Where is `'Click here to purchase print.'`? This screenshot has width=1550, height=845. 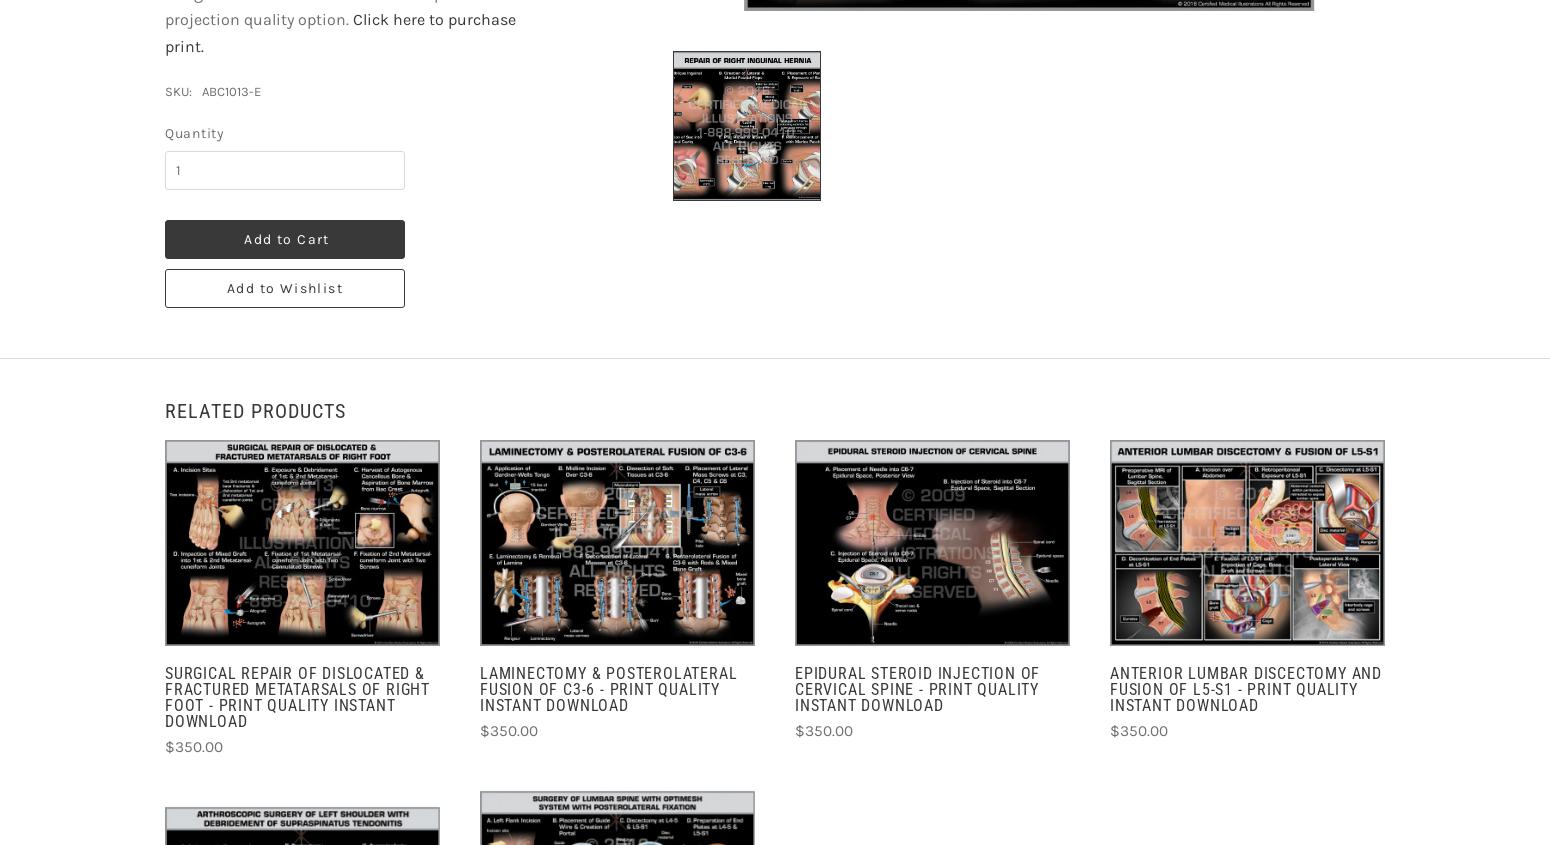 'Click here to purchase print.' is located at coordinates (164, 32).